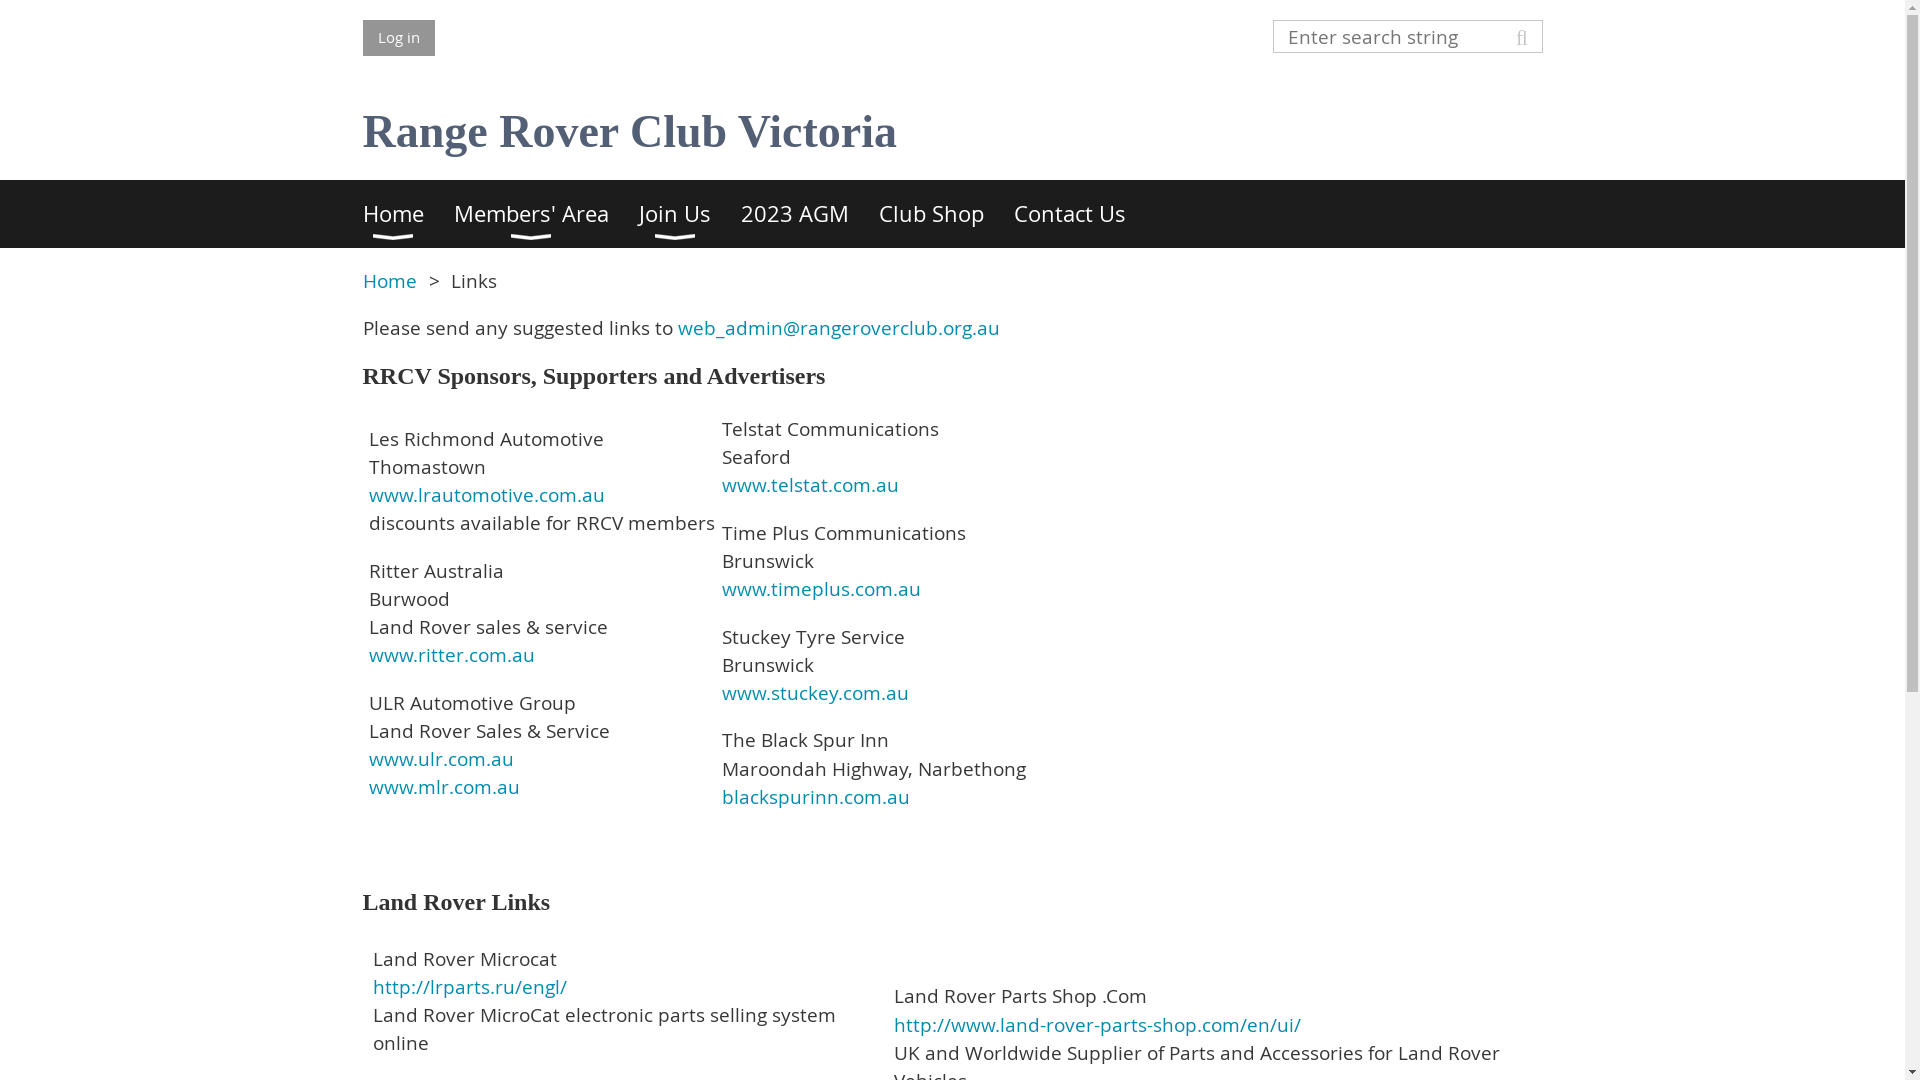 The height and width of the screenshot is (1080, 1920). What do you see at coordinates (816, 796) in the screenshot?
I see `'blackspurinn.com.au'` at bounding box center [816, 796].